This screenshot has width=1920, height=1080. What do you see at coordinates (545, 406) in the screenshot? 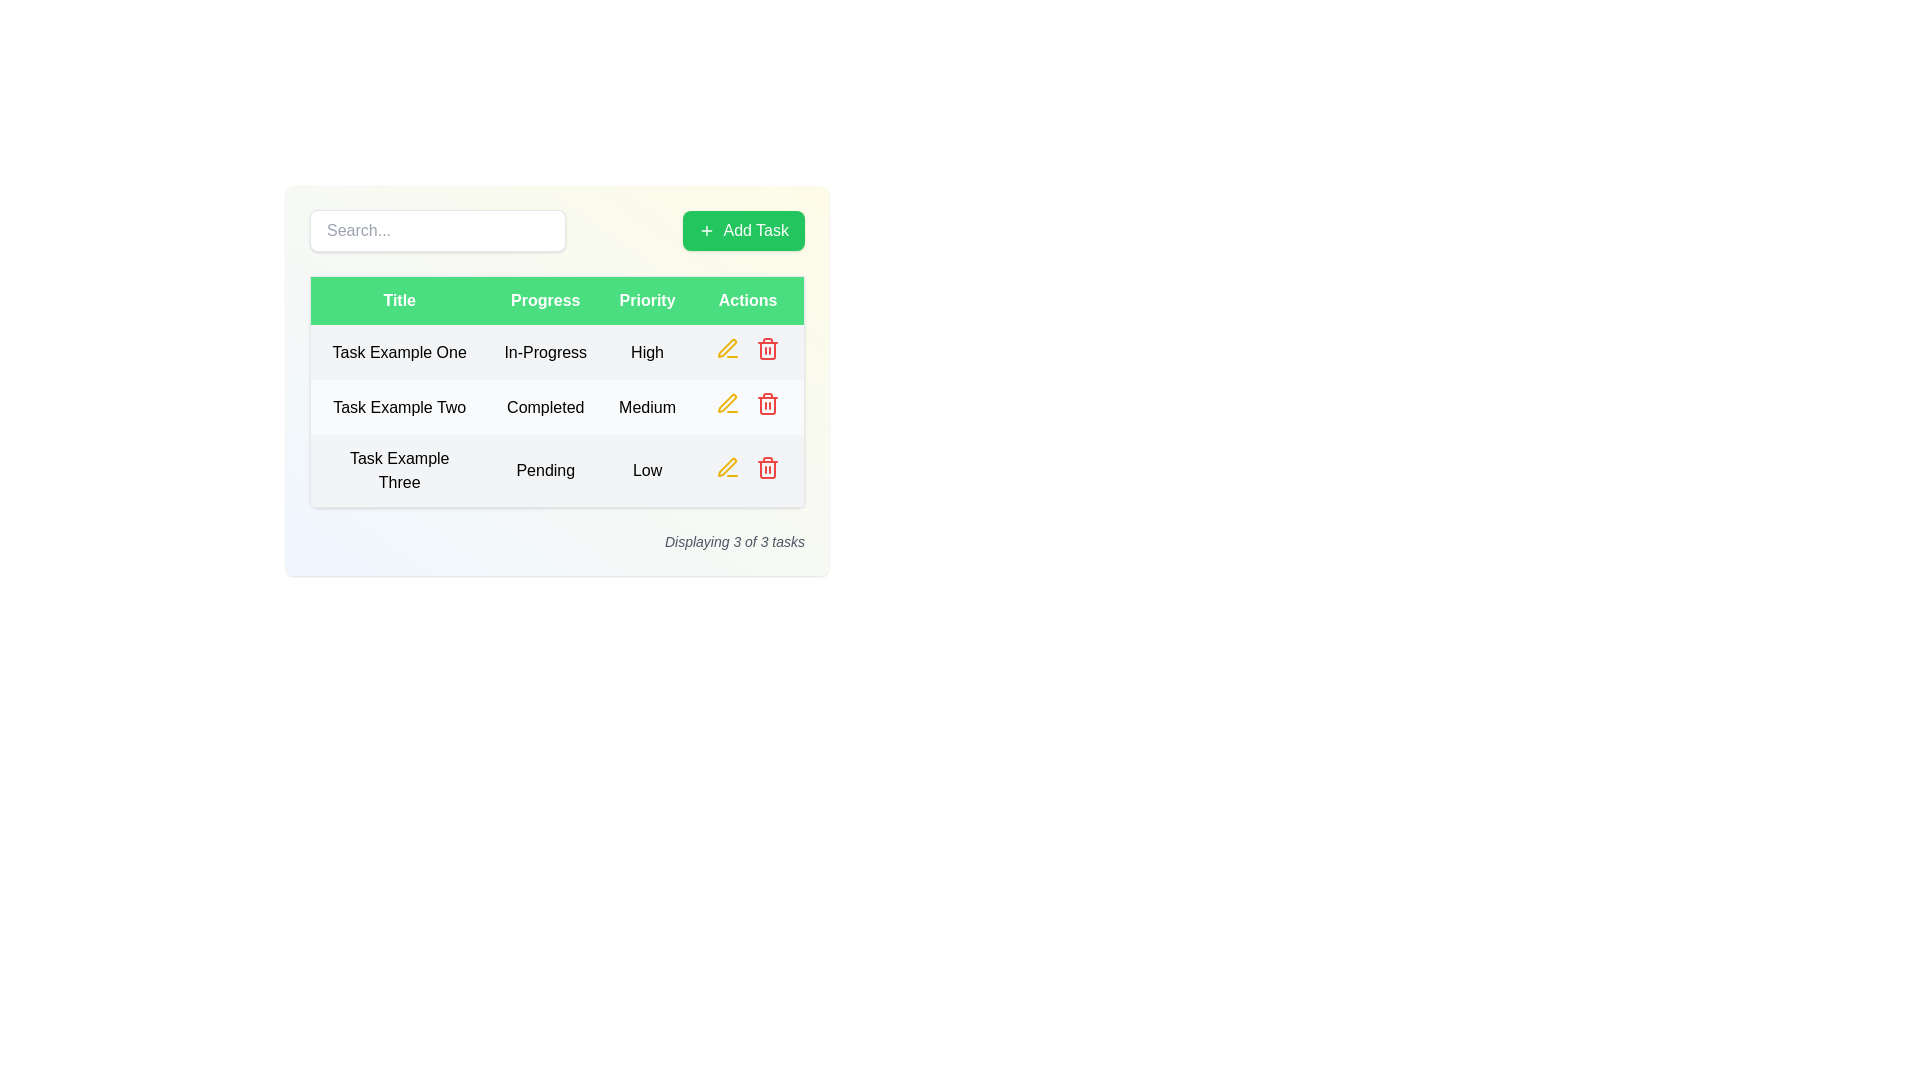
I see `text displayed in the progress status label for 'Task Example Two', which shows 'Completed'` at bounding box center [545, 406].